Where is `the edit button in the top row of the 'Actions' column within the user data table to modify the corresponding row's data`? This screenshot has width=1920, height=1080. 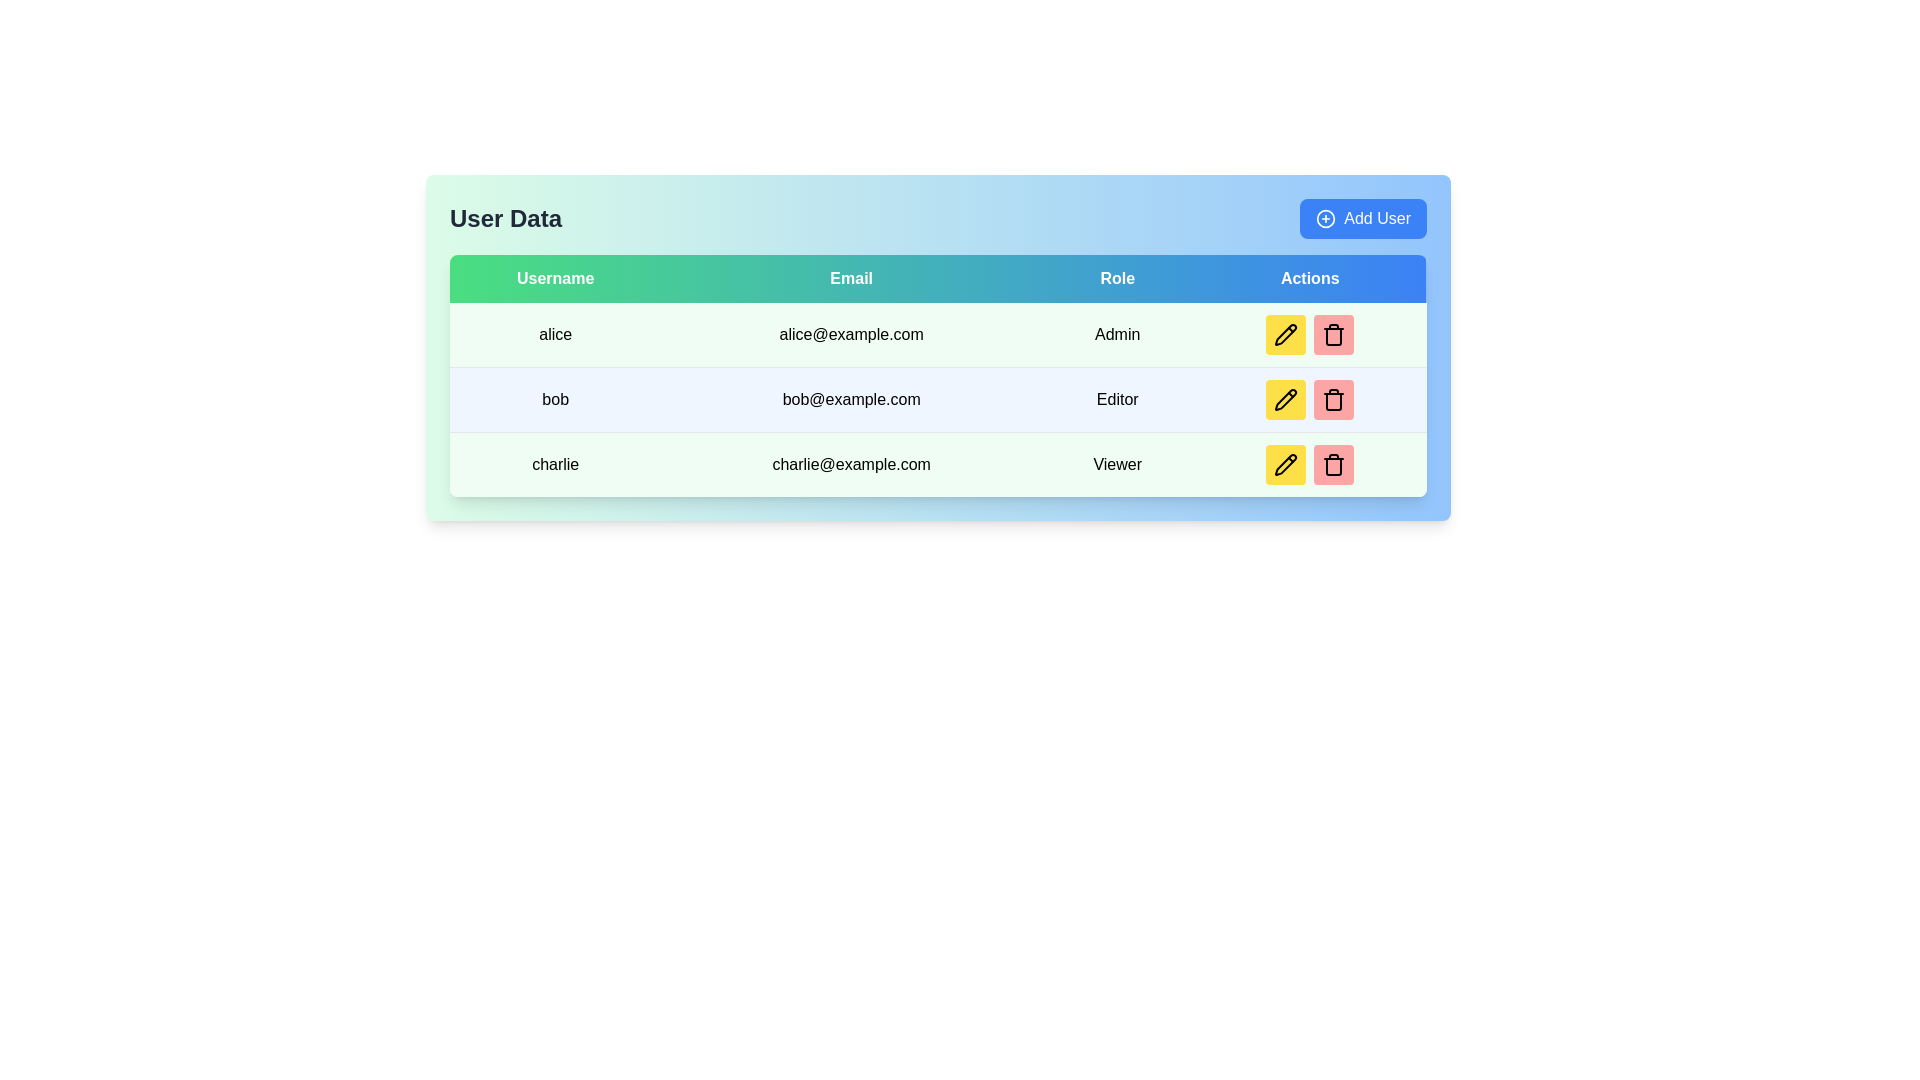 the edit button in the top row of the 'Actions' column within the user data table to modify the corresponding row's data is located at coordinates (1286, 334).